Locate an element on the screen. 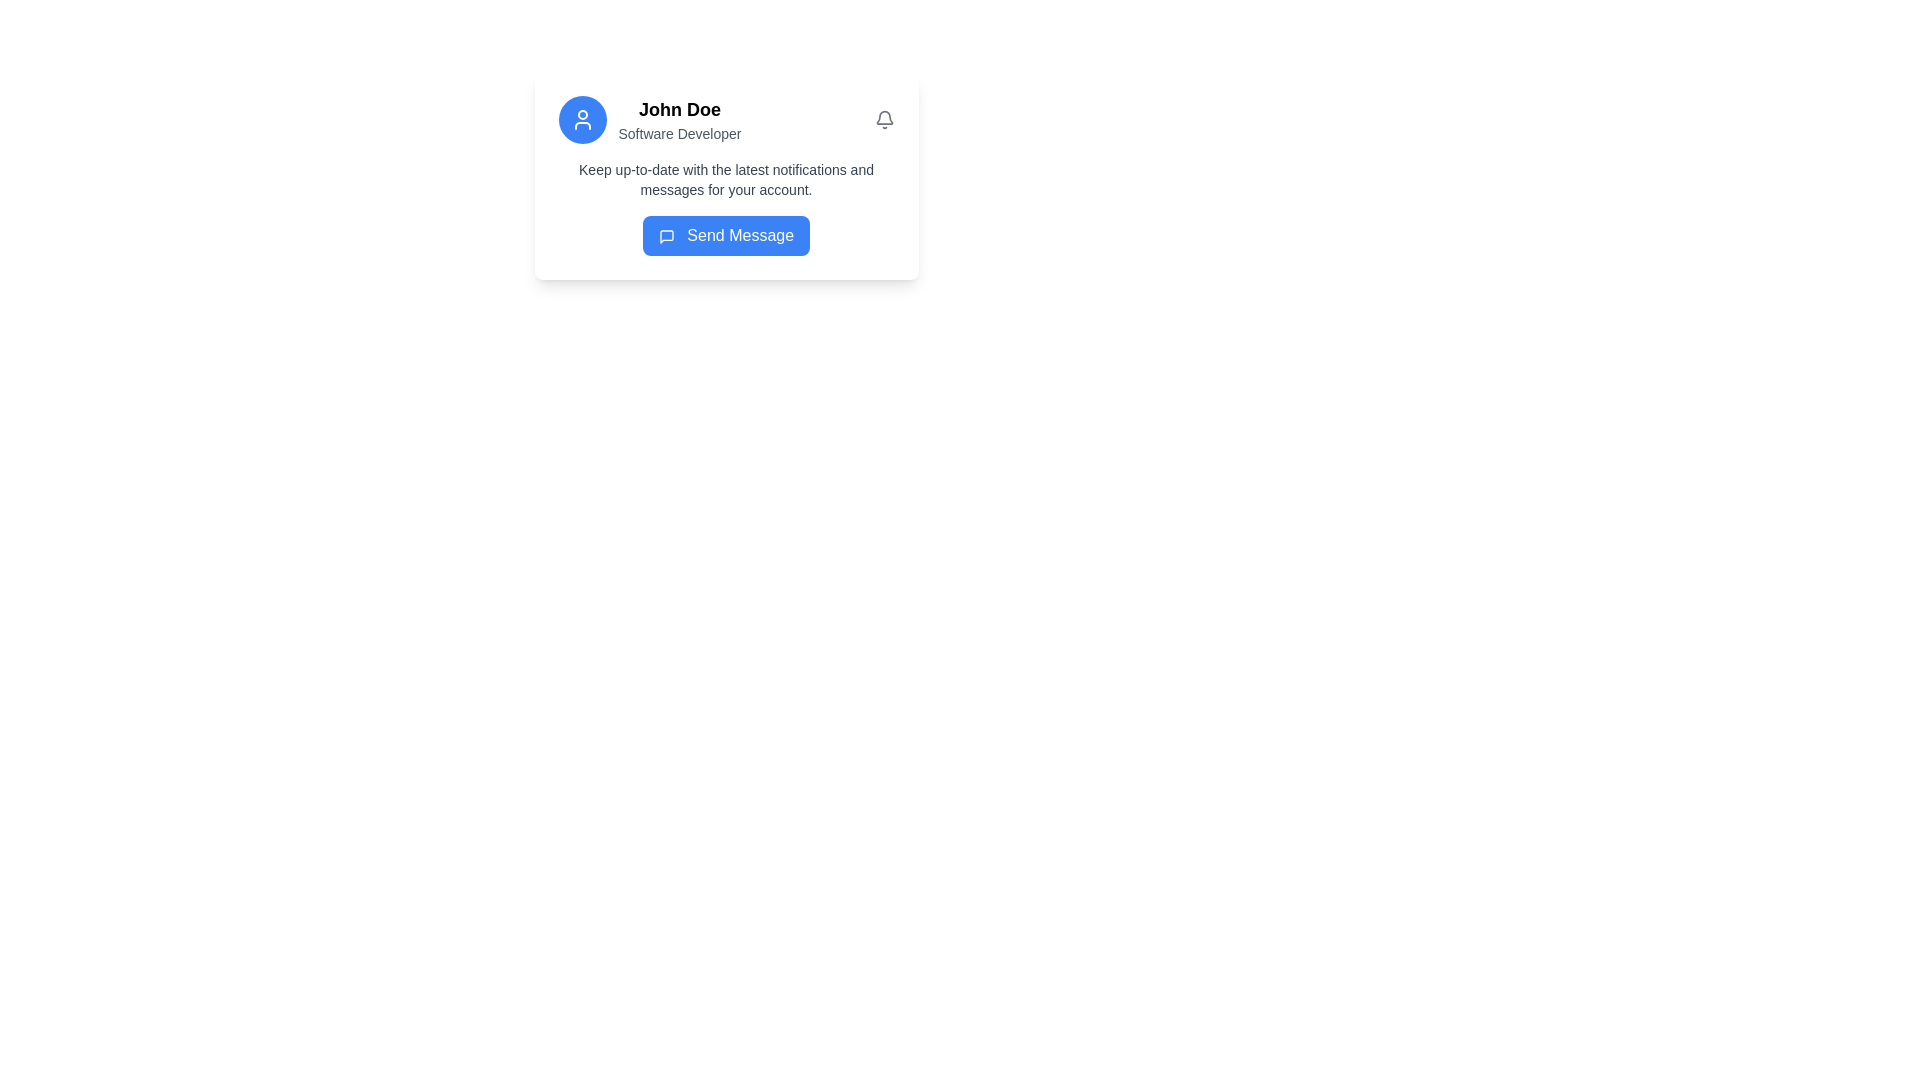 This screenshot has width=1920, height=1080. the decorative chat icon located at the upper left side of the card interface, adjacent to the user text description and profile information is located at coordinates (666, 235).